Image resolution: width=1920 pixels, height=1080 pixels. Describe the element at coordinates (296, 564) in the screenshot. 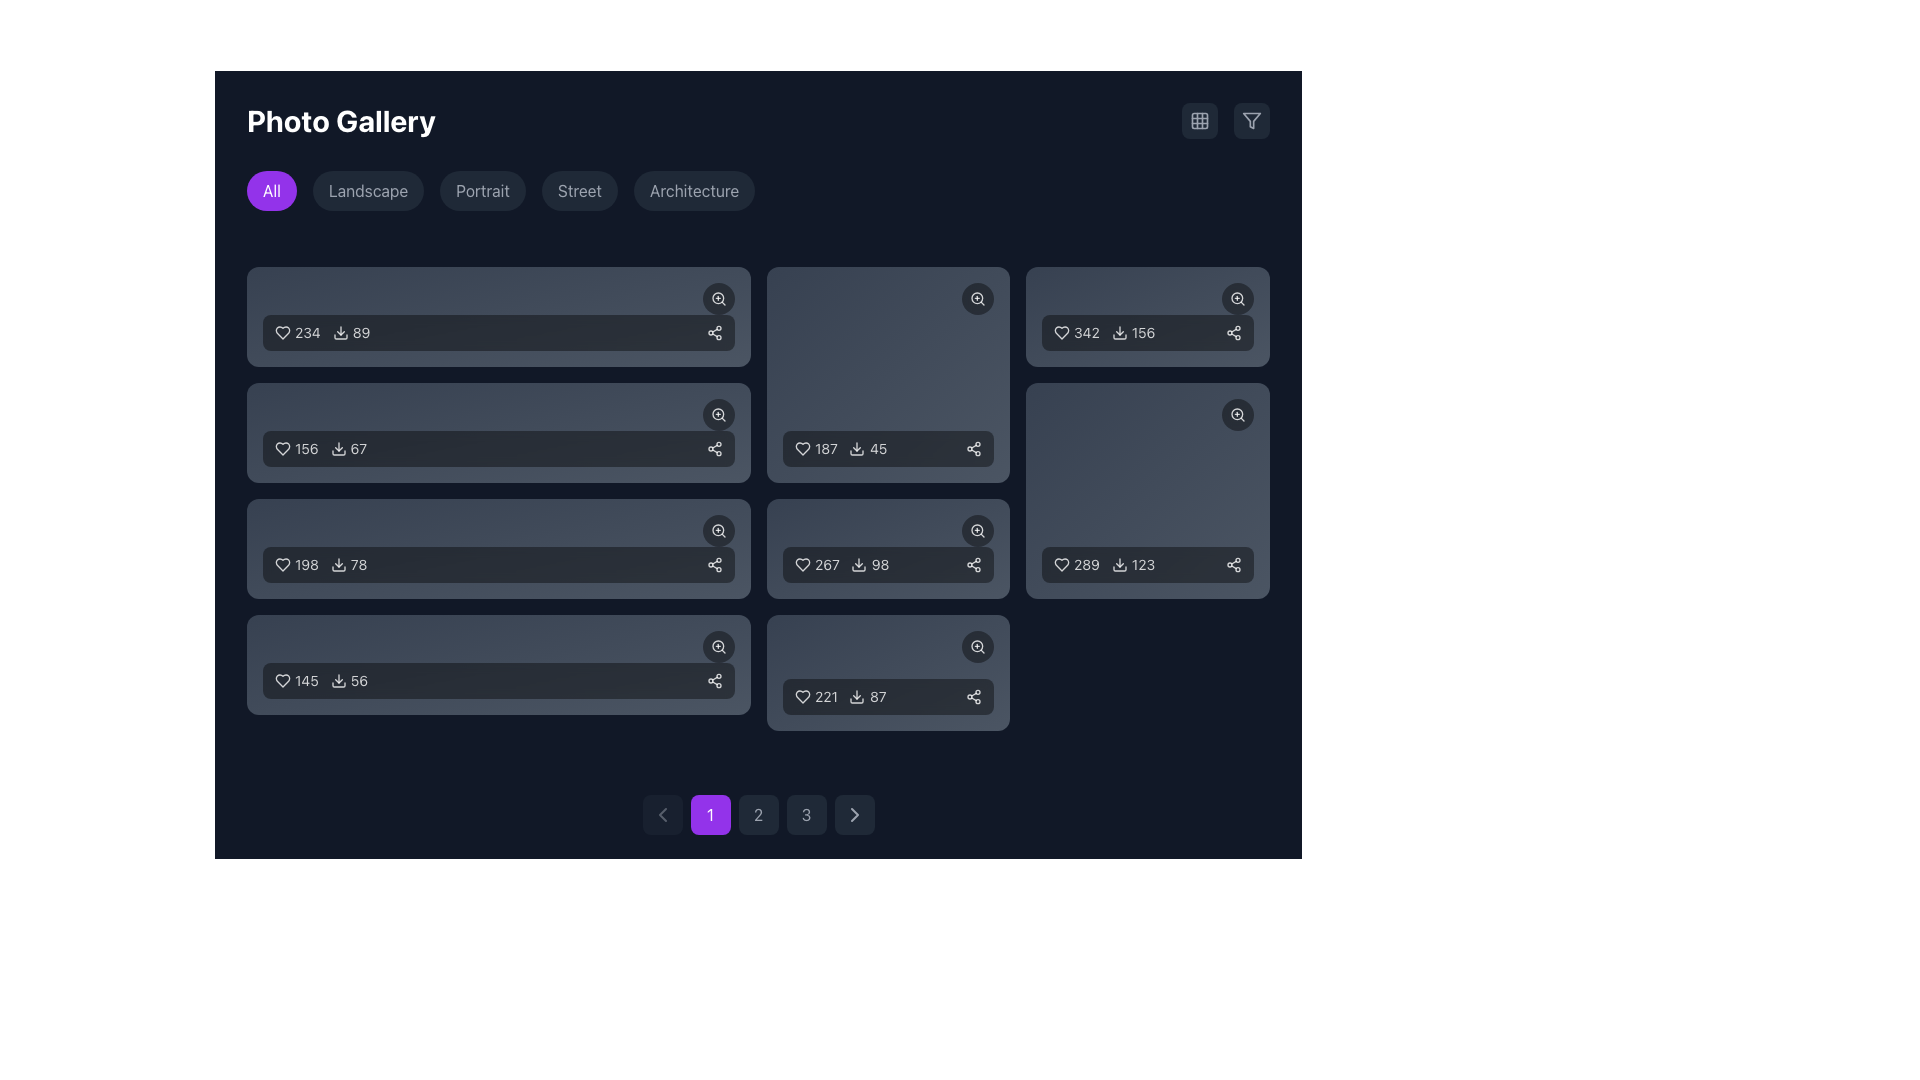

I see `the Like counter with the numeric value '198' and heart icon` at that location.